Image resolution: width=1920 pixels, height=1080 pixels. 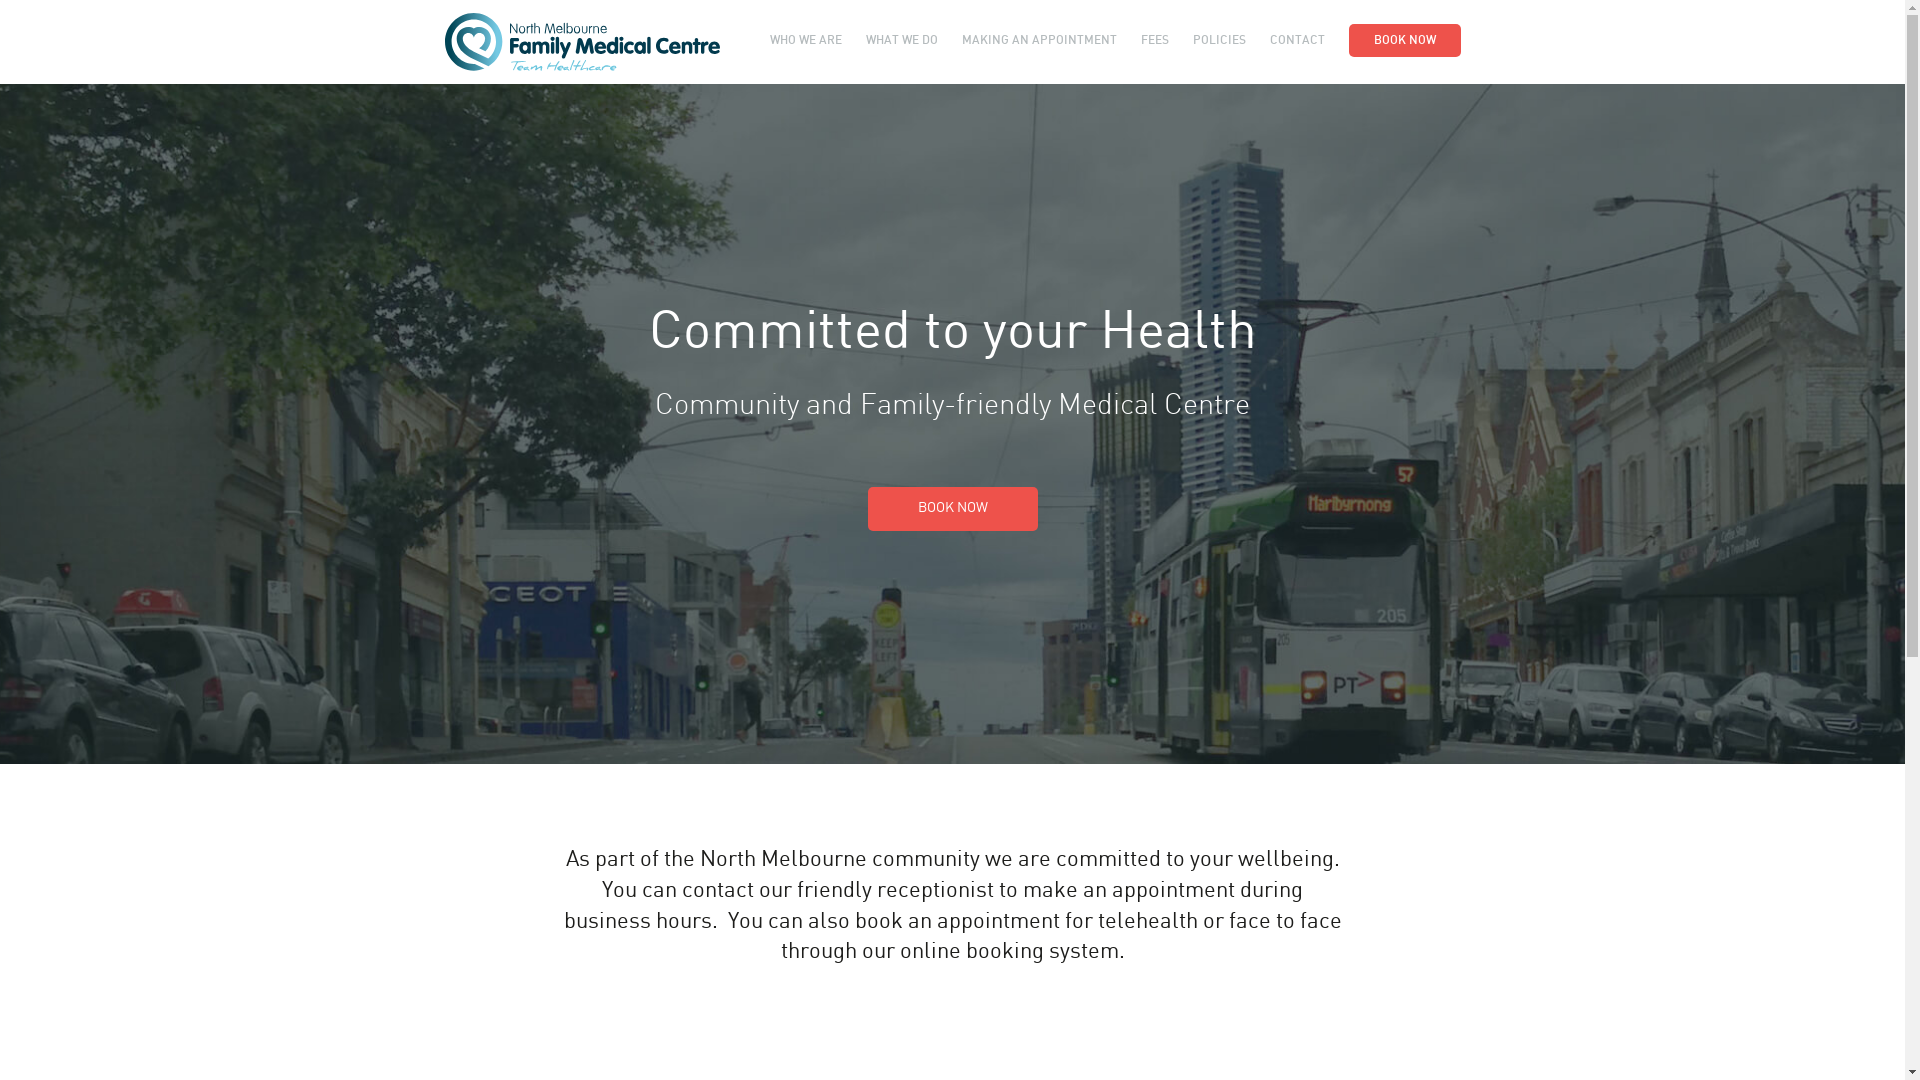 What do you see at coordinates (1153, 39) in the screenshot?
I see `'FEES'` at bounding box center [1153, 39].